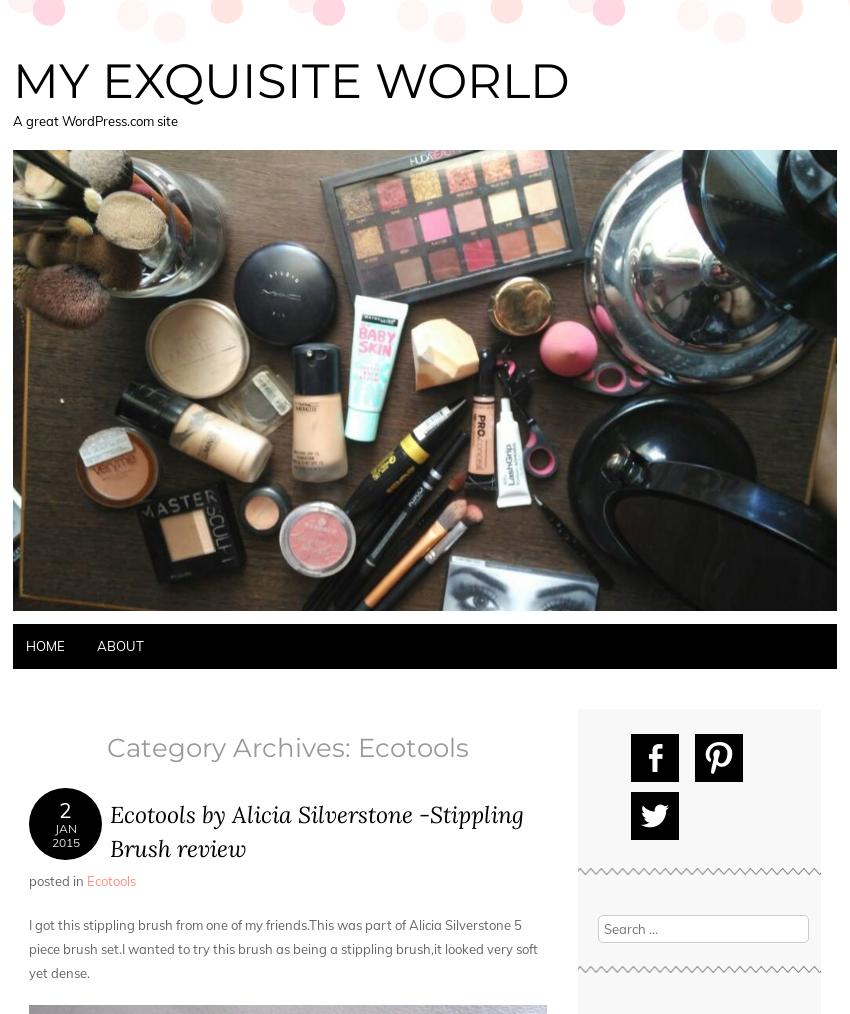  I want to click on 'My Exquisite World', so click(289, 79).